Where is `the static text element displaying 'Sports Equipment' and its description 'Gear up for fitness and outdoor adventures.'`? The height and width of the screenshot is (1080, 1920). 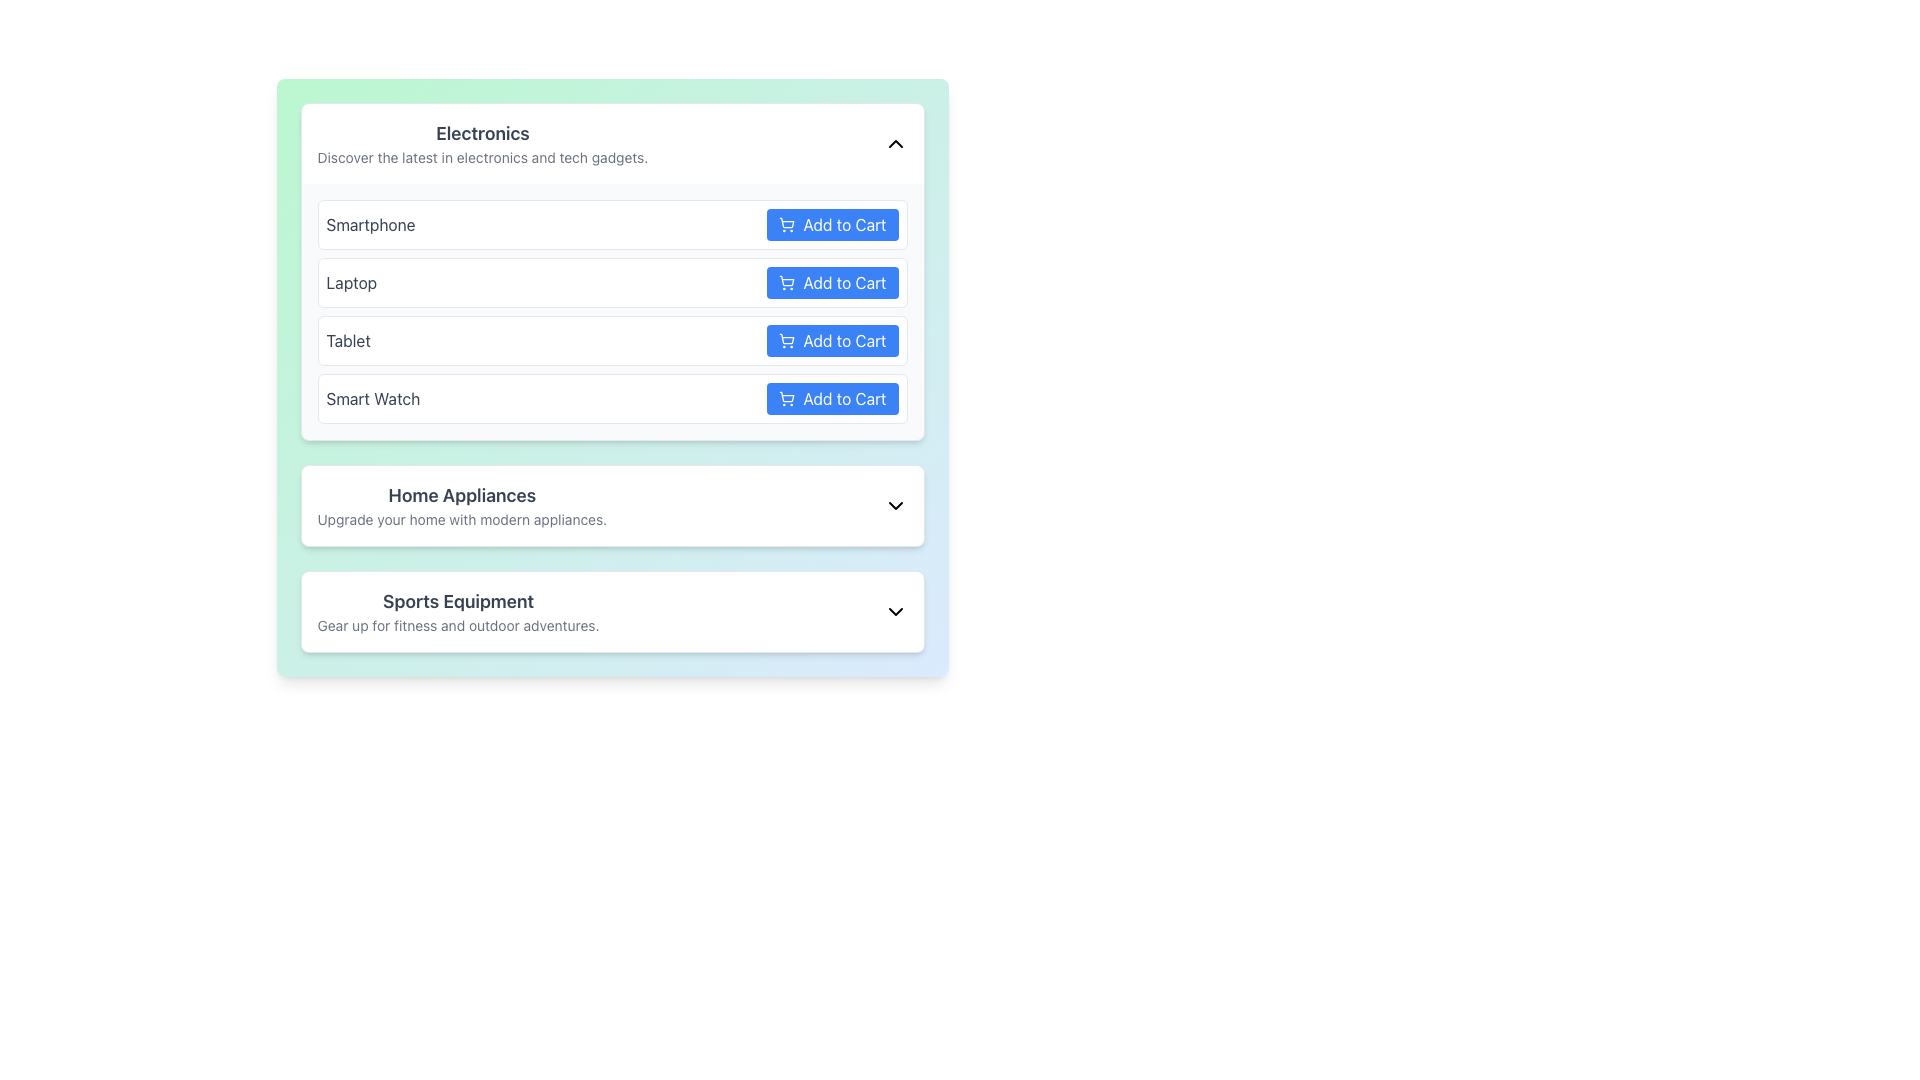
the static text element displaying 'Sports Equipment' and its description 'Gear up for fitness and outdoor adventures.' is located at coordinates (457, 611).